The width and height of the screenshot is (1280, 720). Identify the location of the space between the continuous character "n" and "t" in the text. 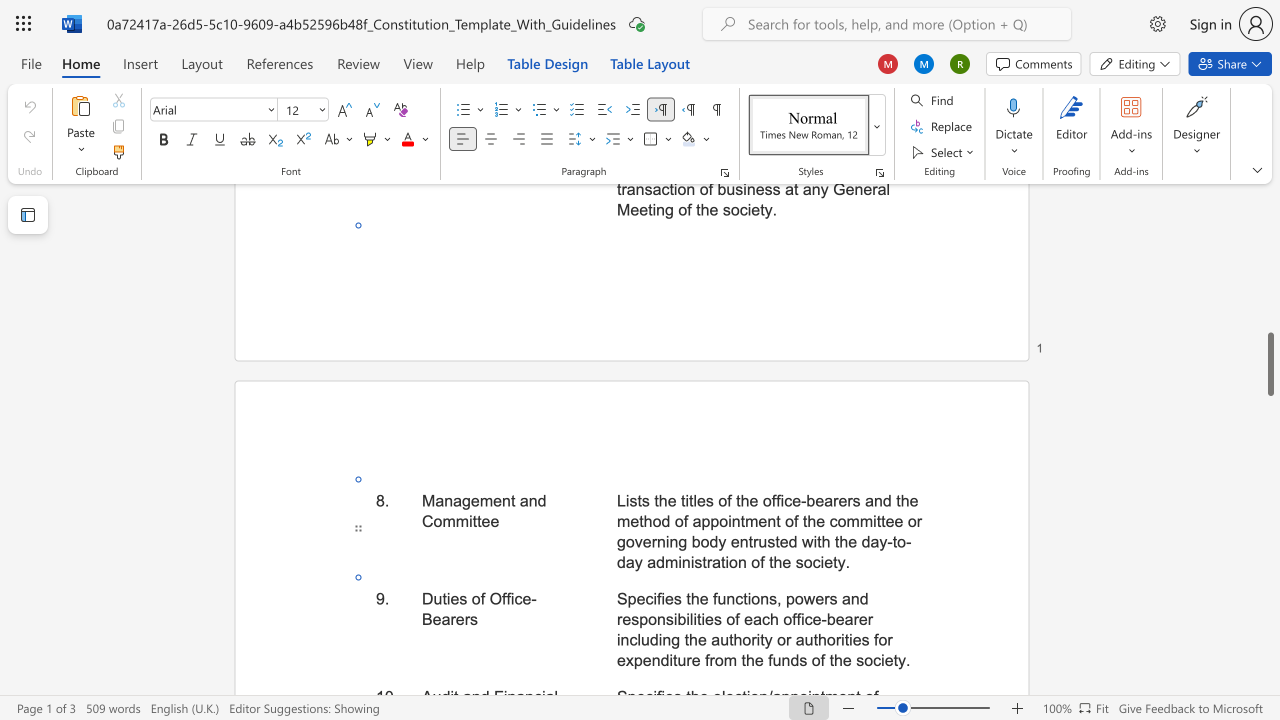
(509, 499).